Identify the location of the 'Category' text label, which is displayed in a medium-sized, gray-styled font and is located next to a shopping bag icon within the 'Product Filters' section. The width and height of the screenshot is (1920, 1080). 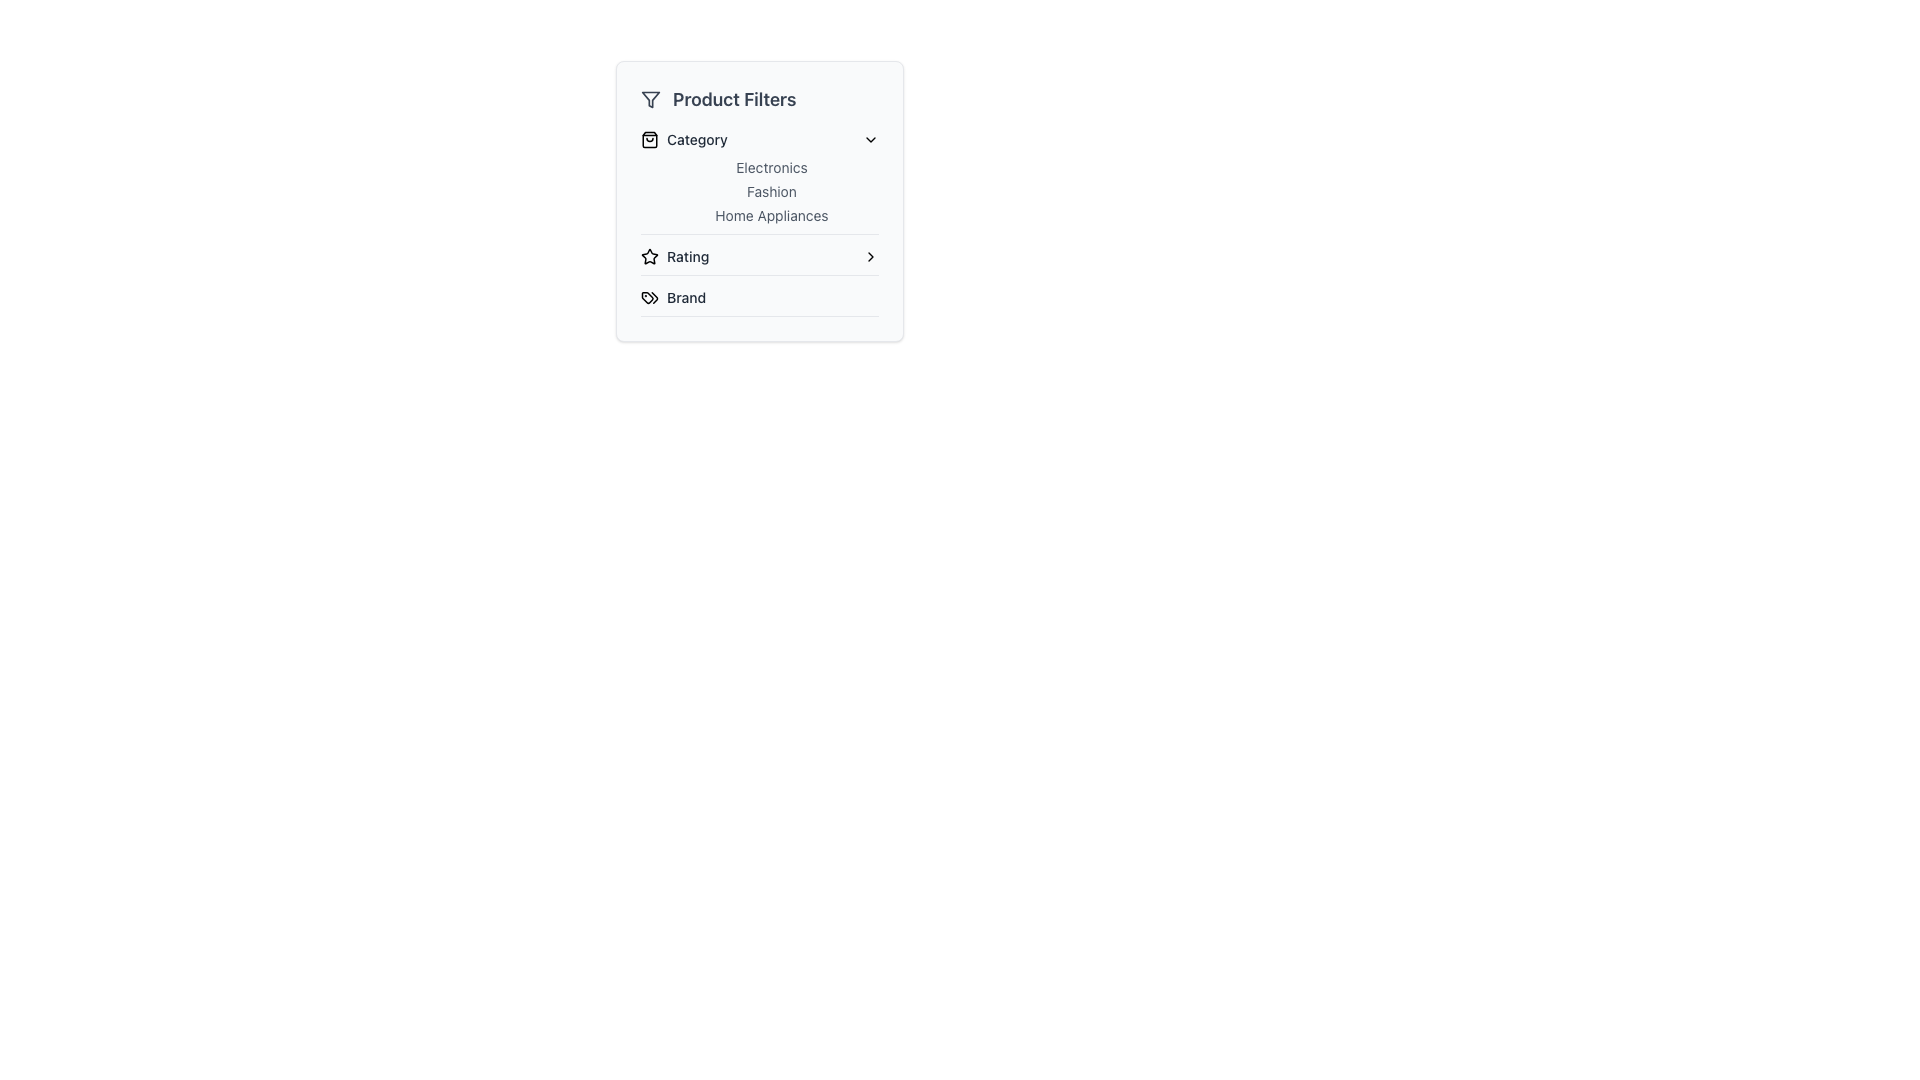
(697, 138).